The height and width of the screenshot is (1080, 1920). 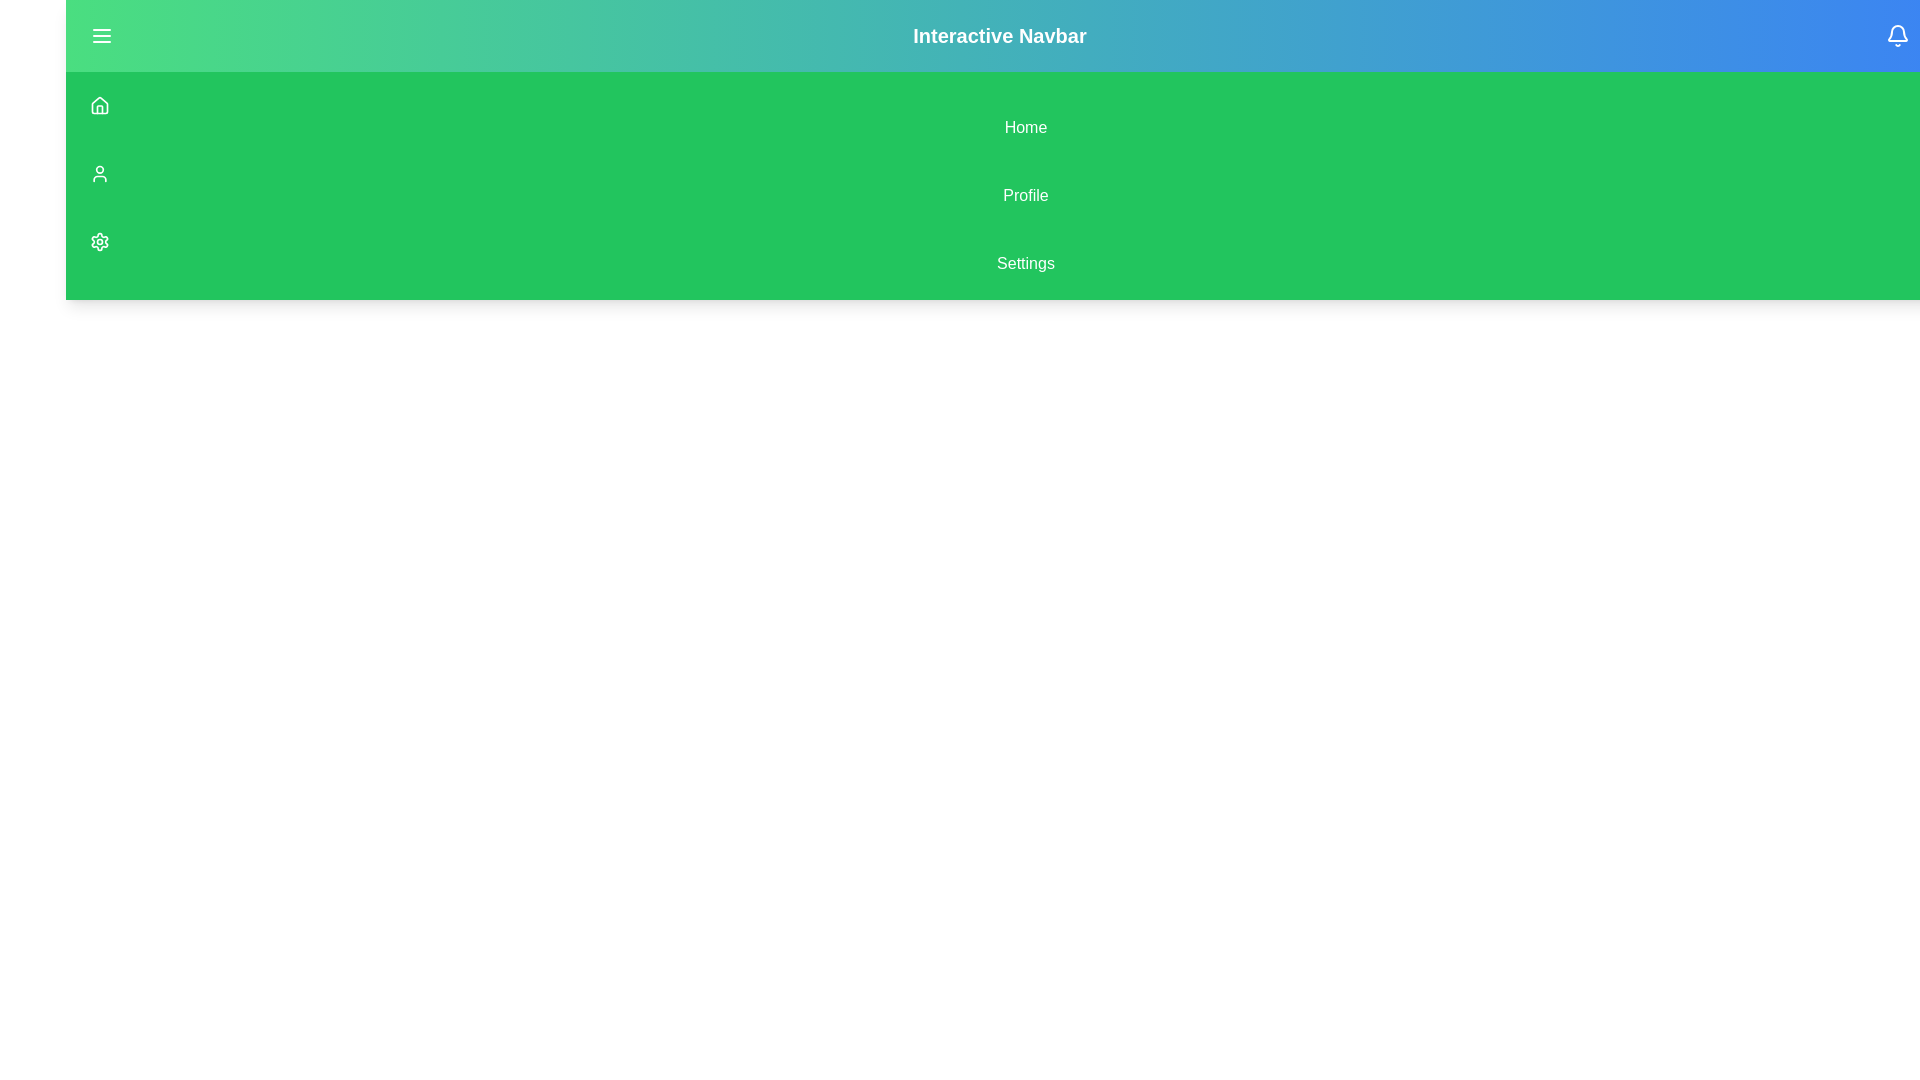 I want to click on the house icon, which has an angular roof and rectangular base, located at the top-left corner of the interface in a vertical stack of icons, so click(x=99, y=104).